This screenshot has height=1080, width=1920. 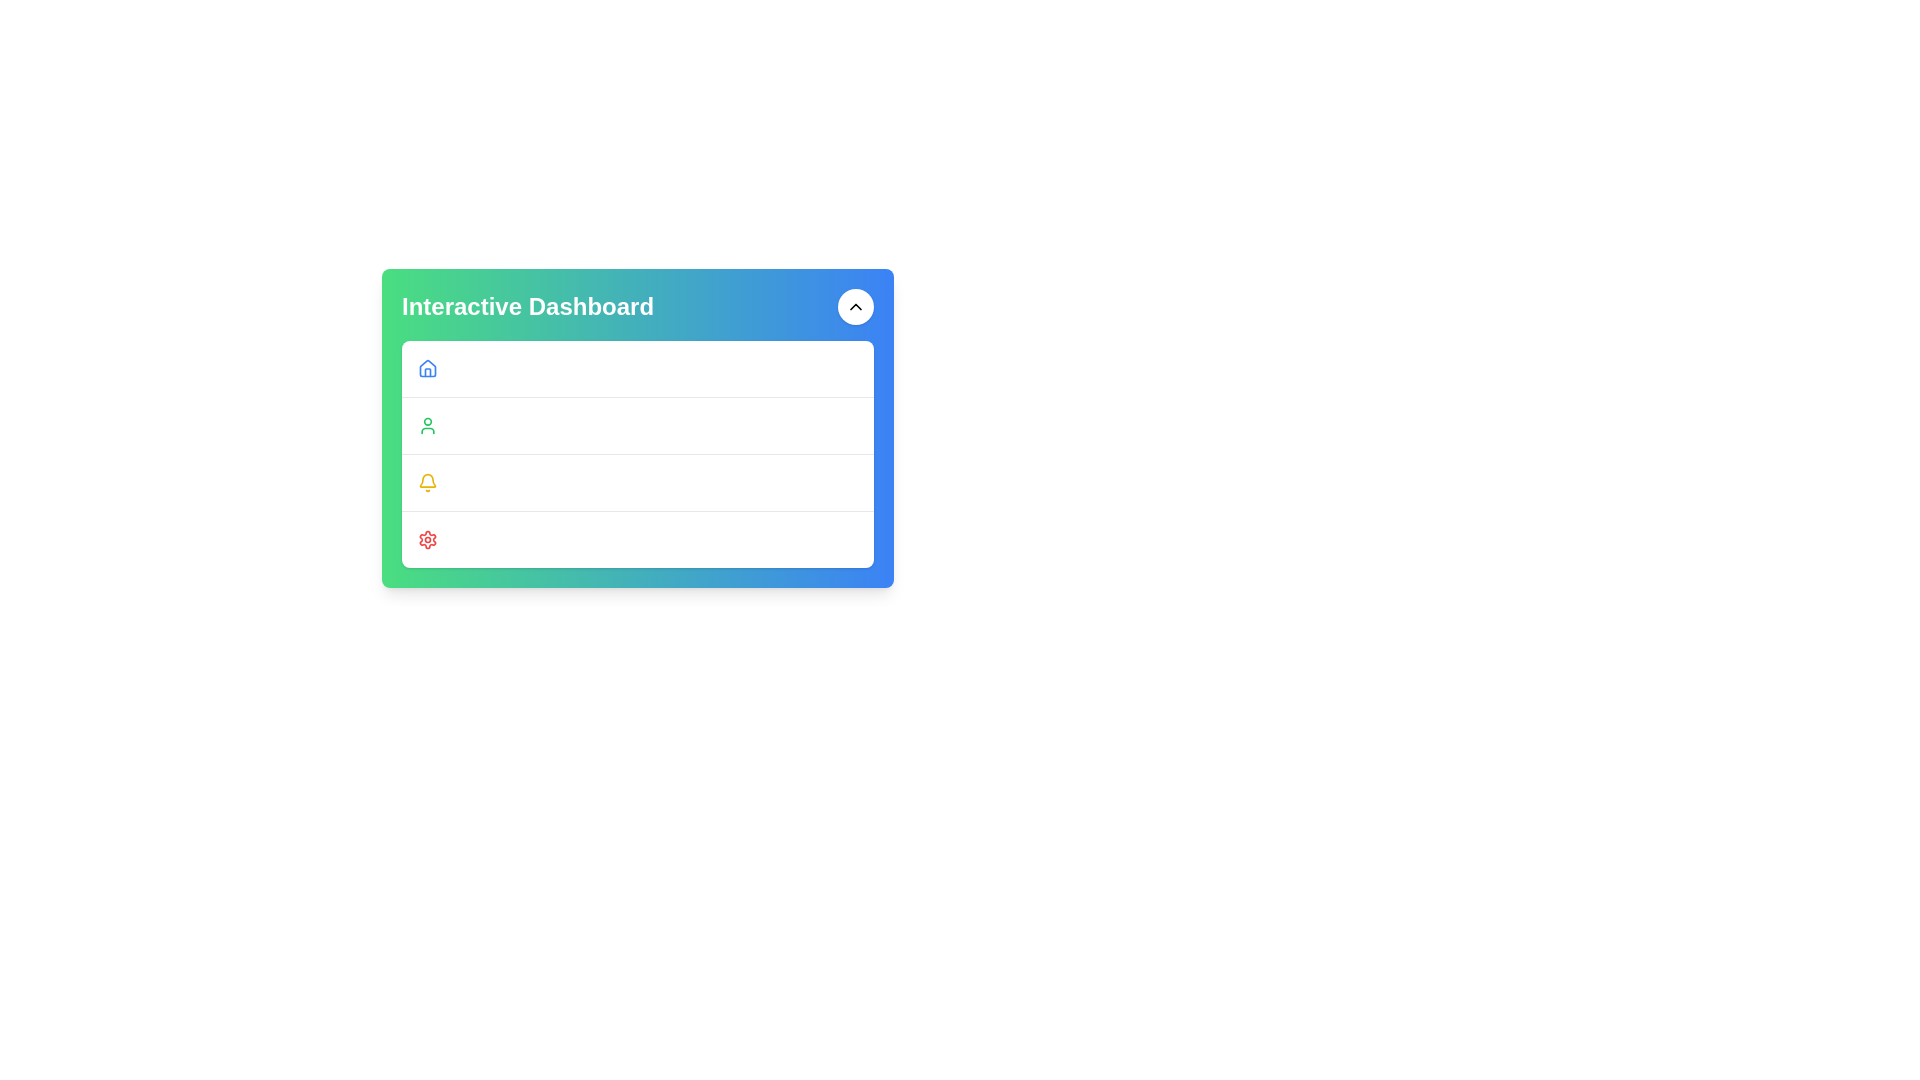 I want to click on the chevron-up icon located at the top right corner of the interface, so click(x=855, y=307).